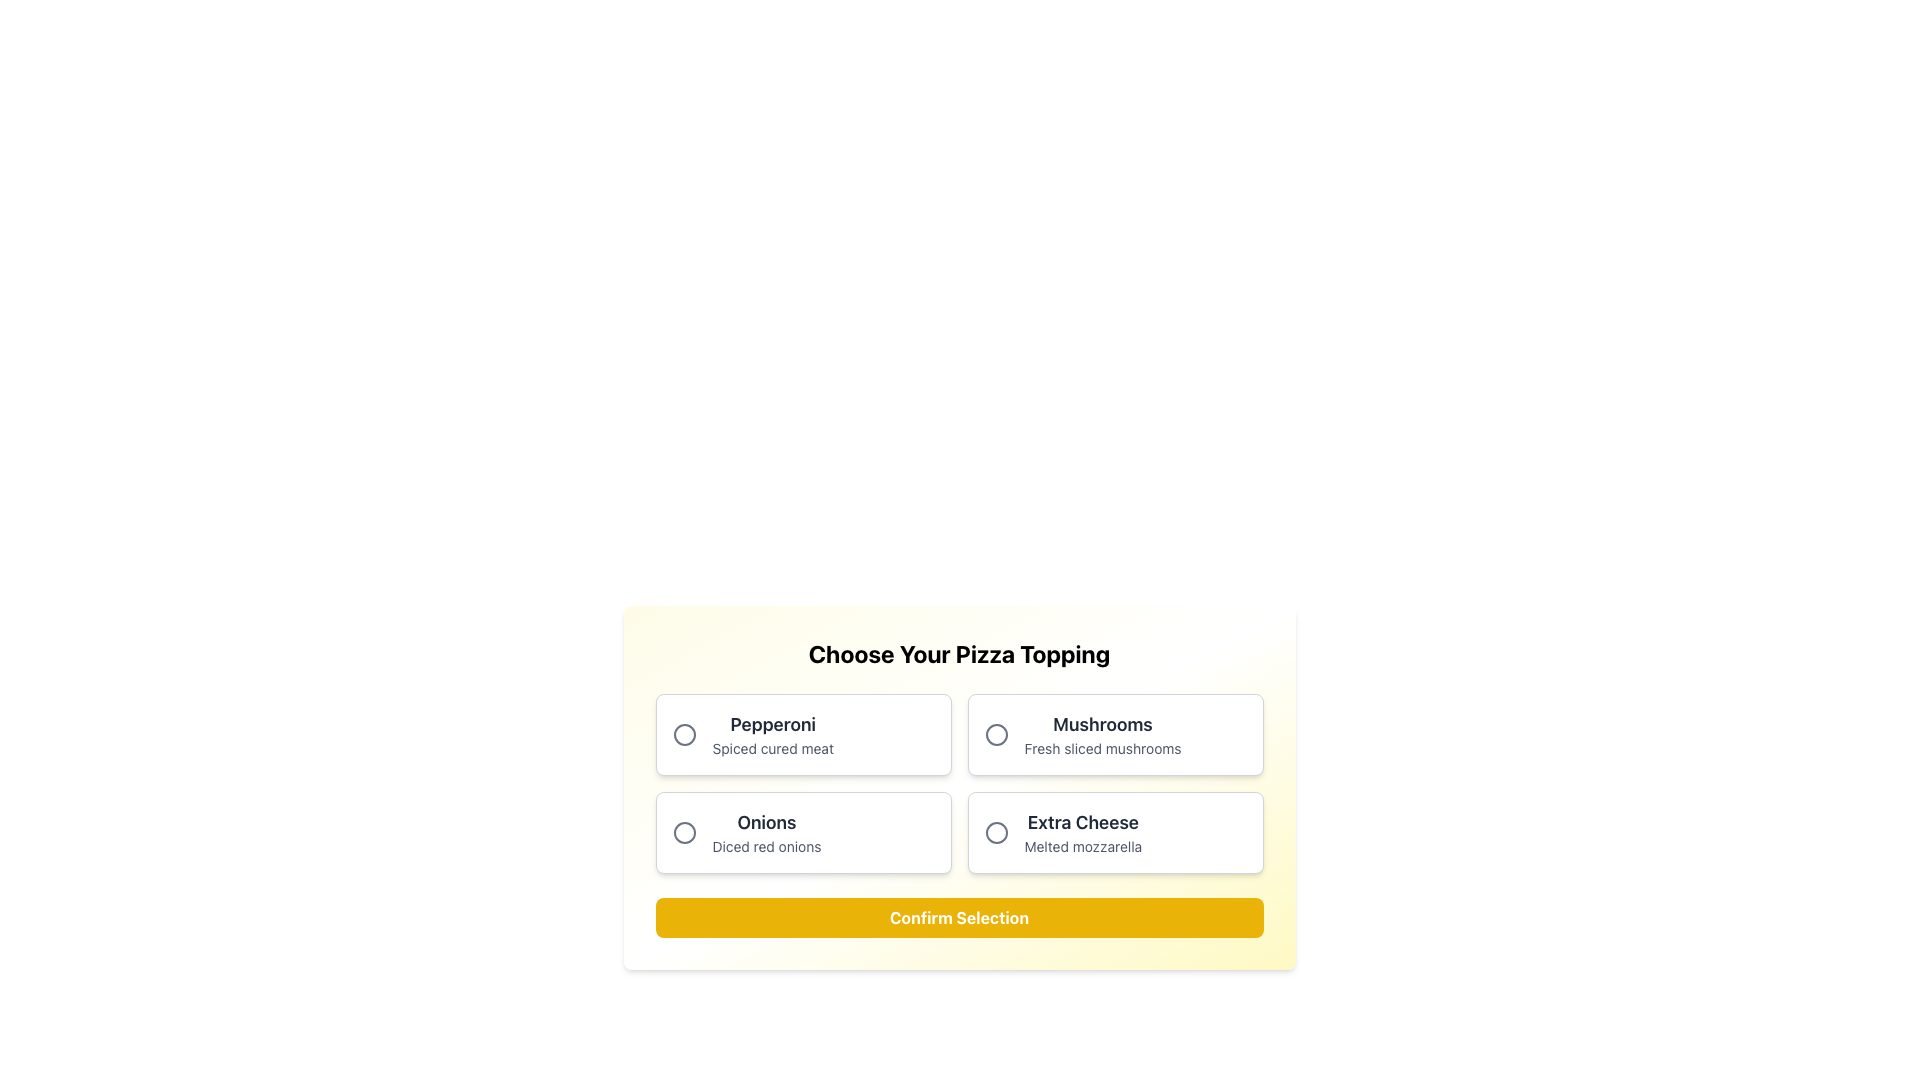 The width and height of the screenshot is (1920, 1080). Describe the element at coordinates (1082, 847) in the screenshot. I see `the descriptive text label located beneath the 'Extra Cheese' topping in the selectable panel of the pizza toppings grid layout` at that location.